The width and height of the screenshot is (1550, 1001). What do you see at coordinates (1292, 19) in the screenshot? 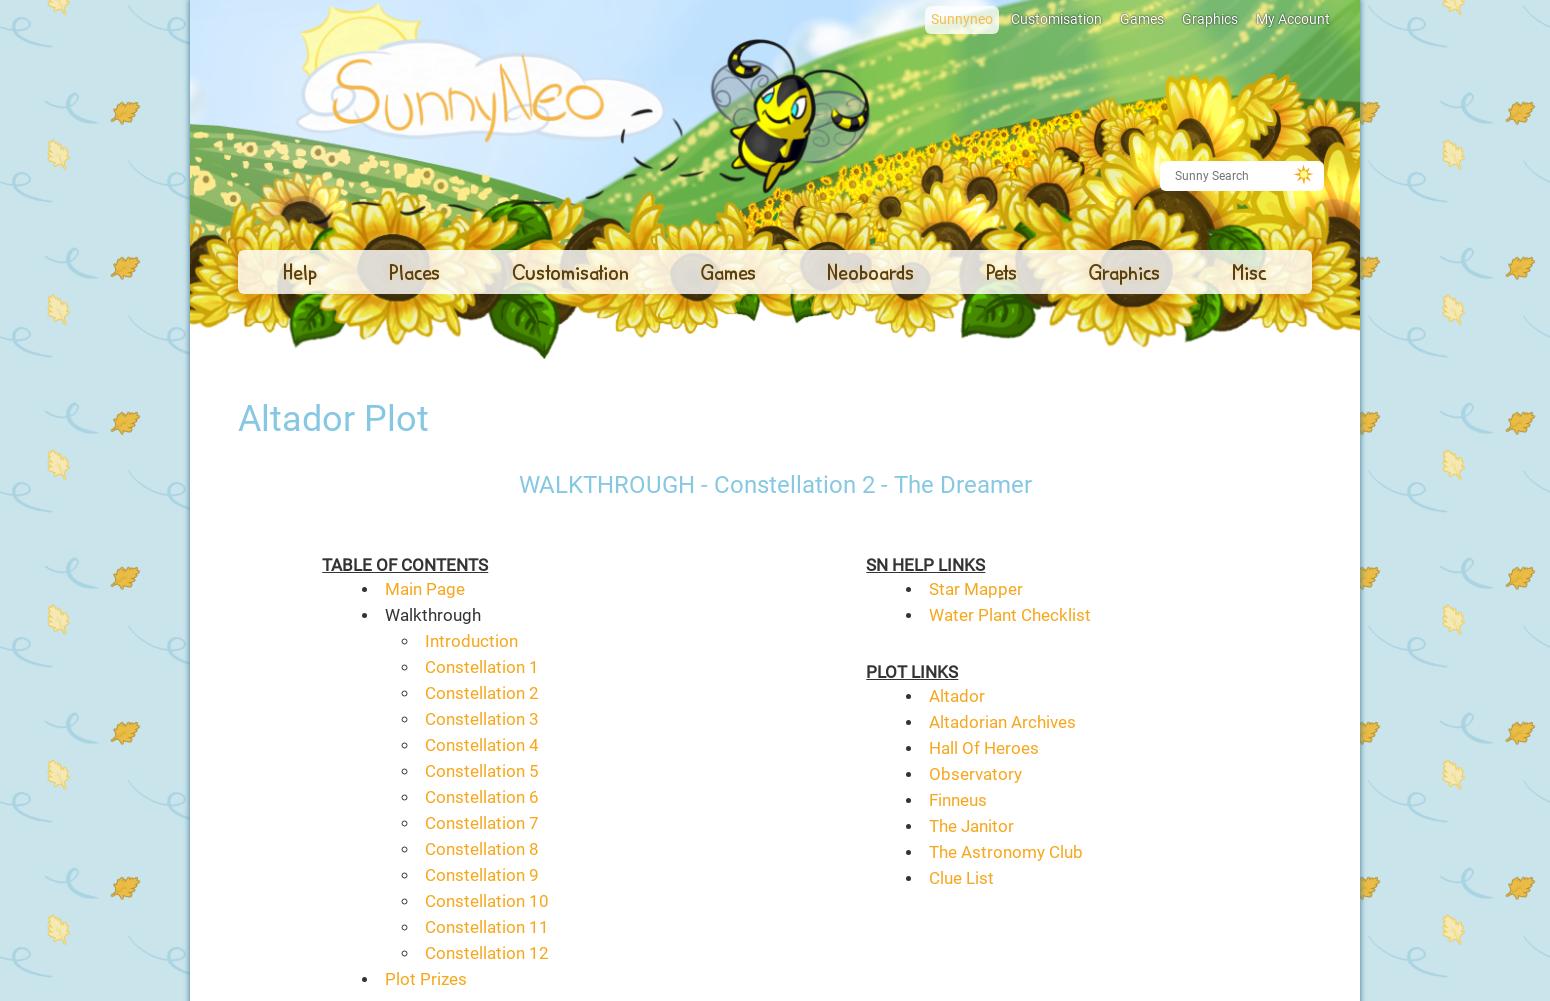
I see `'My Account'` at bounding box center [1292, 19].